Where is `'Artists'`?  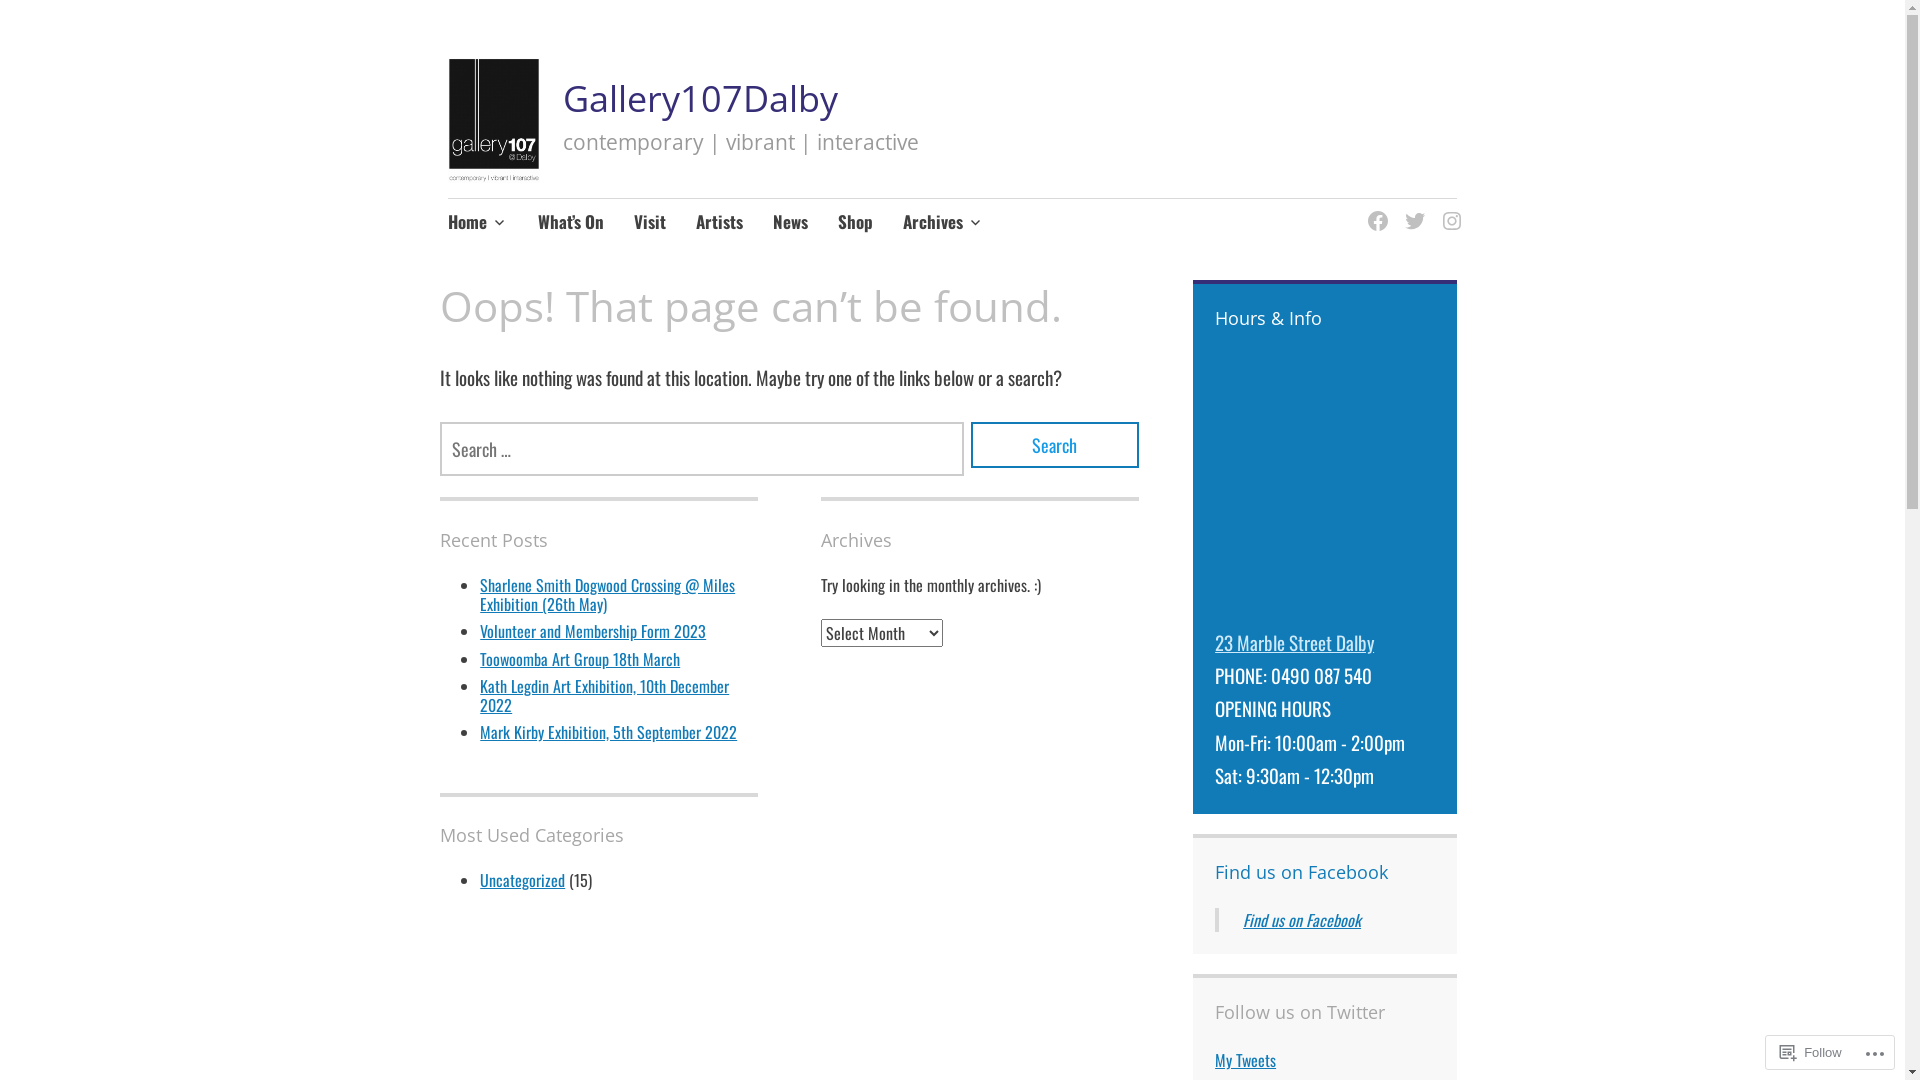 'Artists' is located at coordinates (719, 223).